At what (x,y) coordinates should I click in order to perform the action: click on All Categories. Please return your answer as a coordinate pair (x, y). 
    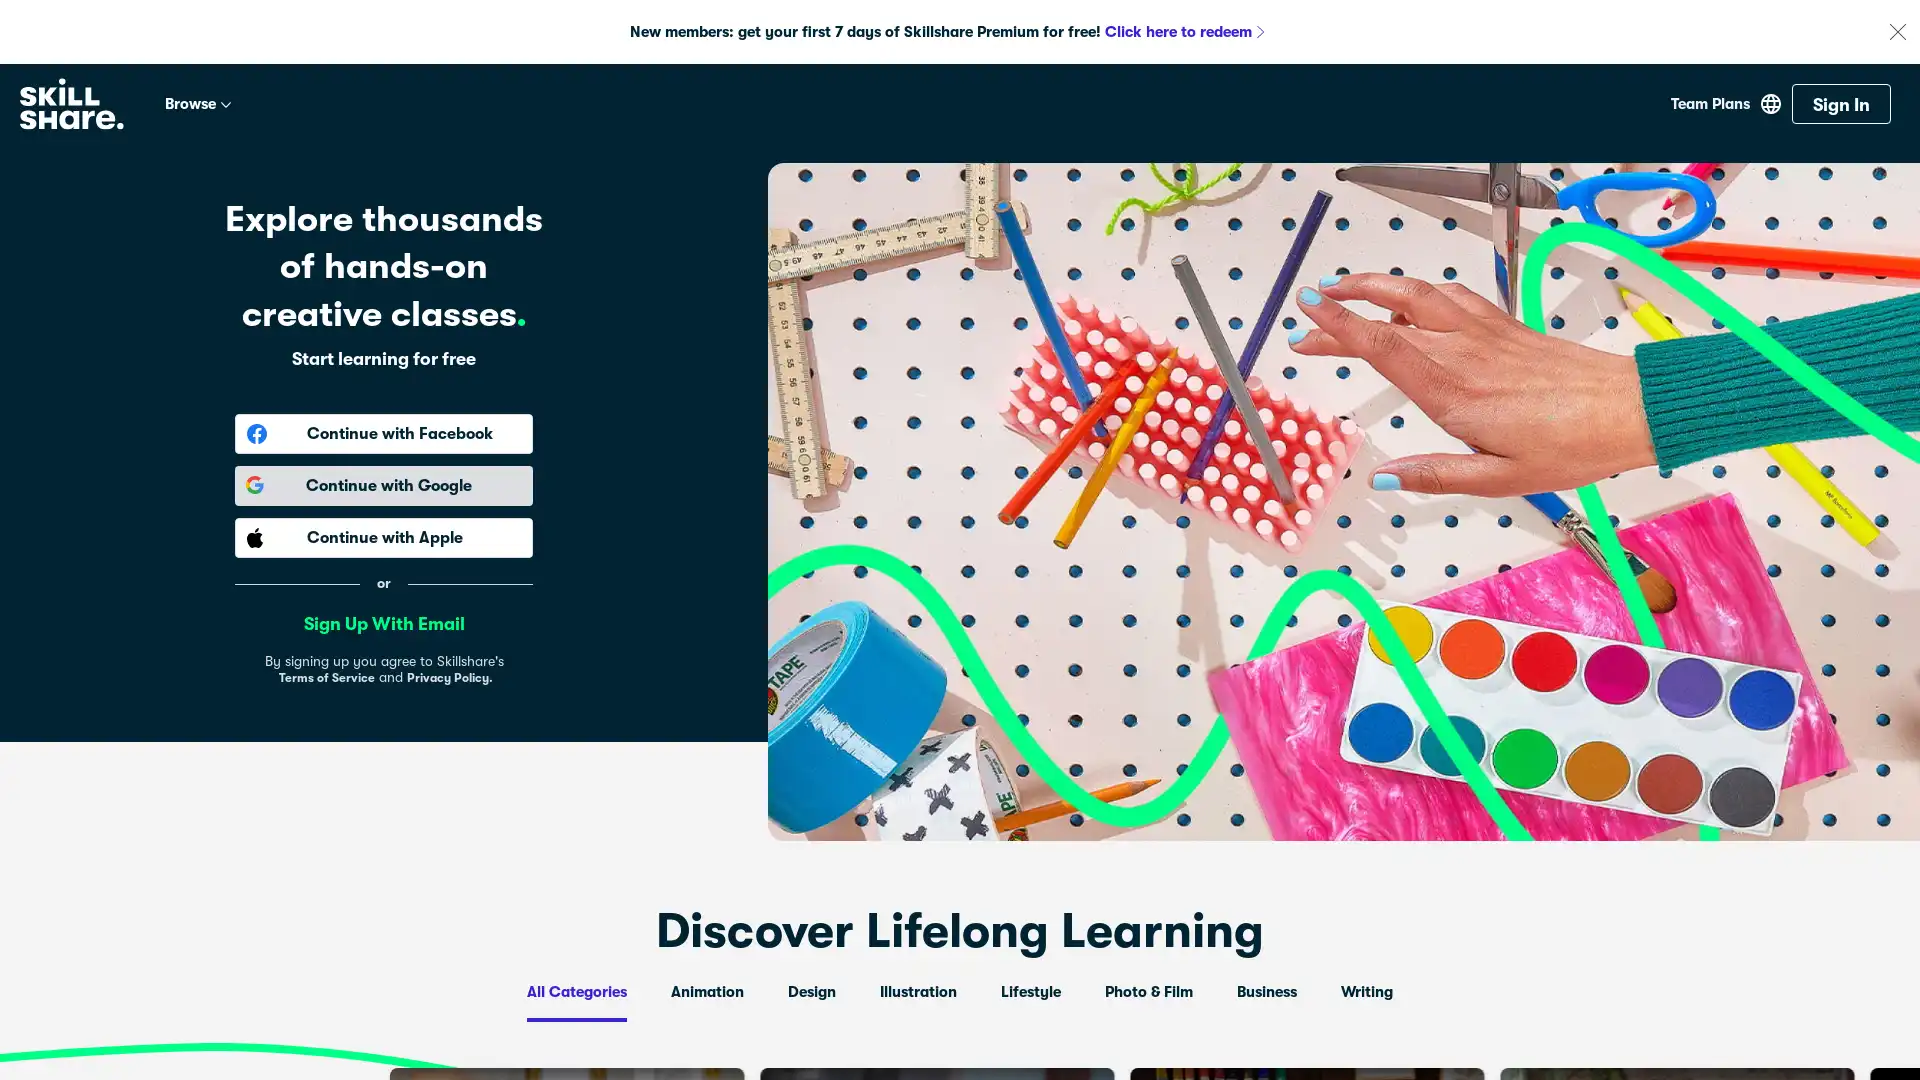
    Looking at the image, I should click on (575, 999).